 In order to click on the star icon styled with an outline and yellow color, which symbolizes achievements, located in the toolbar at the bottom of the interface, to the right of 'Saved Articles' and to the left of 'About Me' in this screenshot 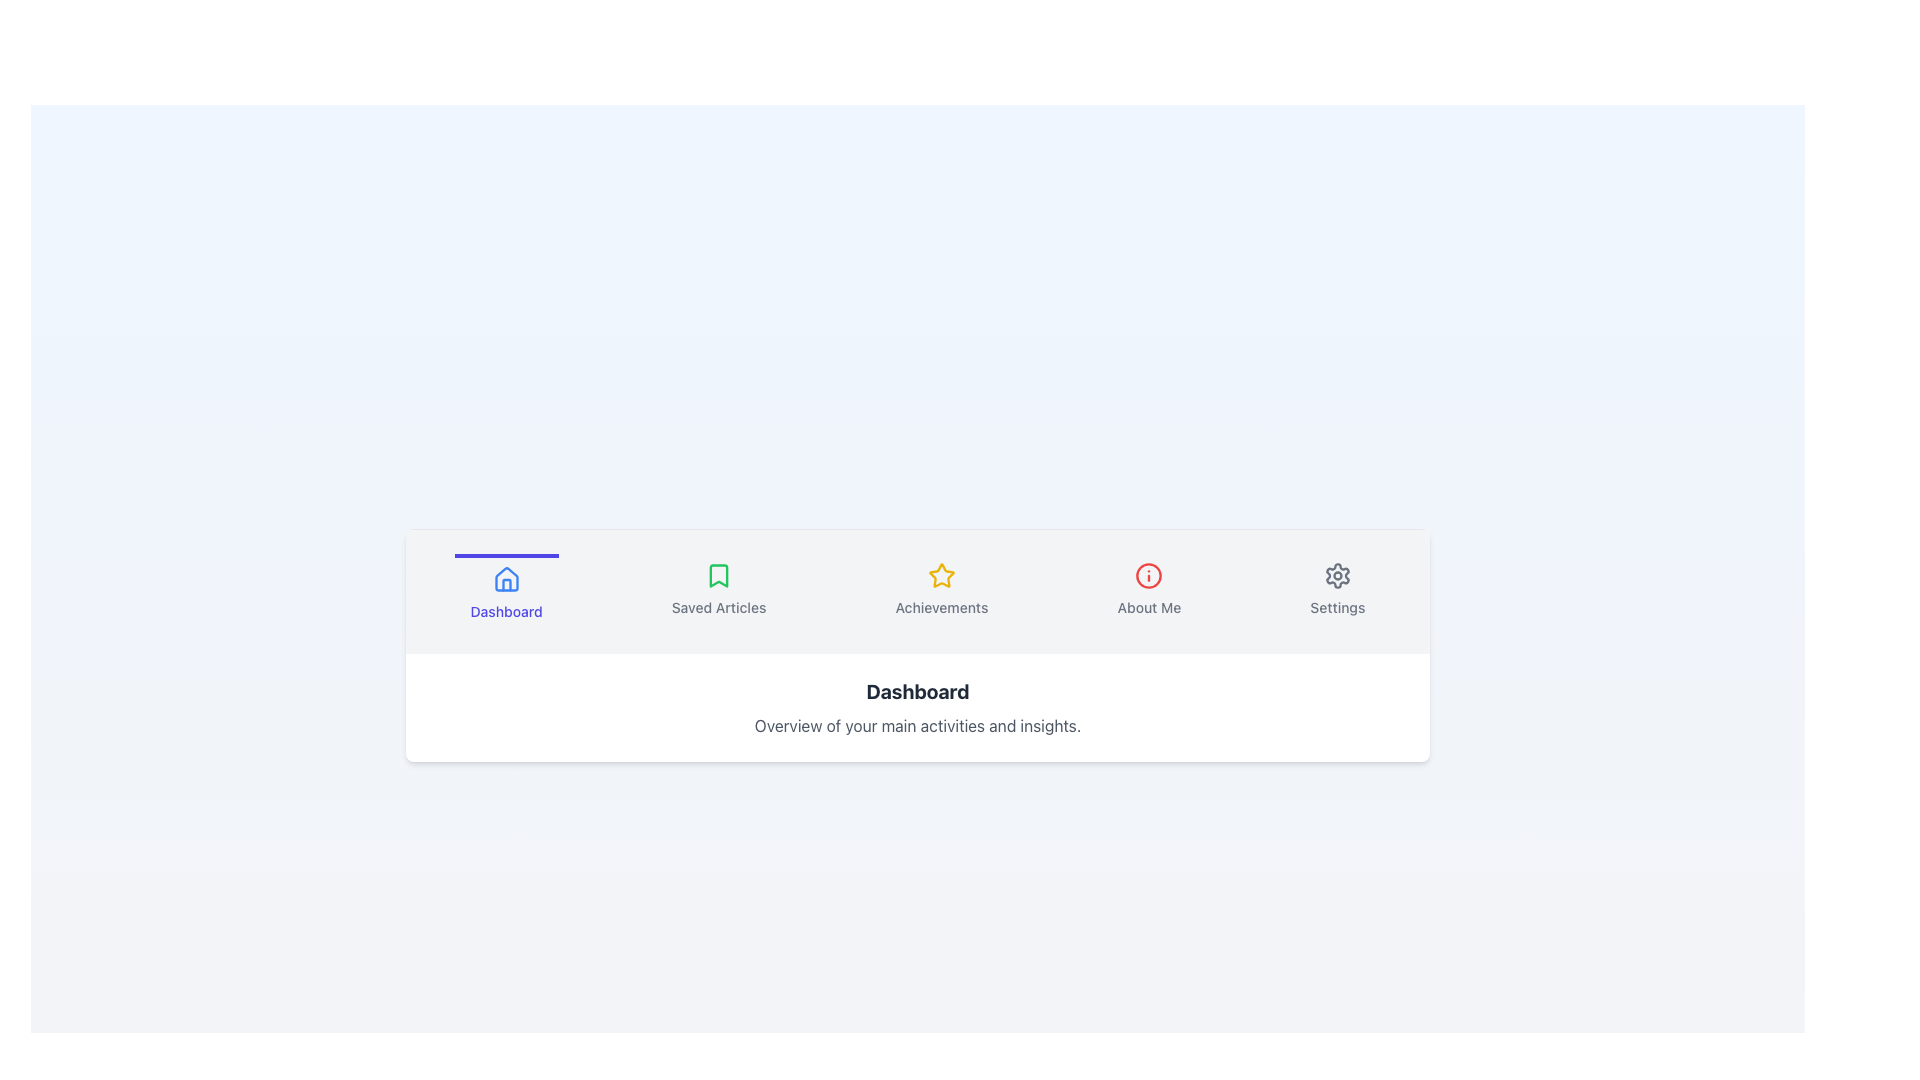, I will do `click(940, 575)`.